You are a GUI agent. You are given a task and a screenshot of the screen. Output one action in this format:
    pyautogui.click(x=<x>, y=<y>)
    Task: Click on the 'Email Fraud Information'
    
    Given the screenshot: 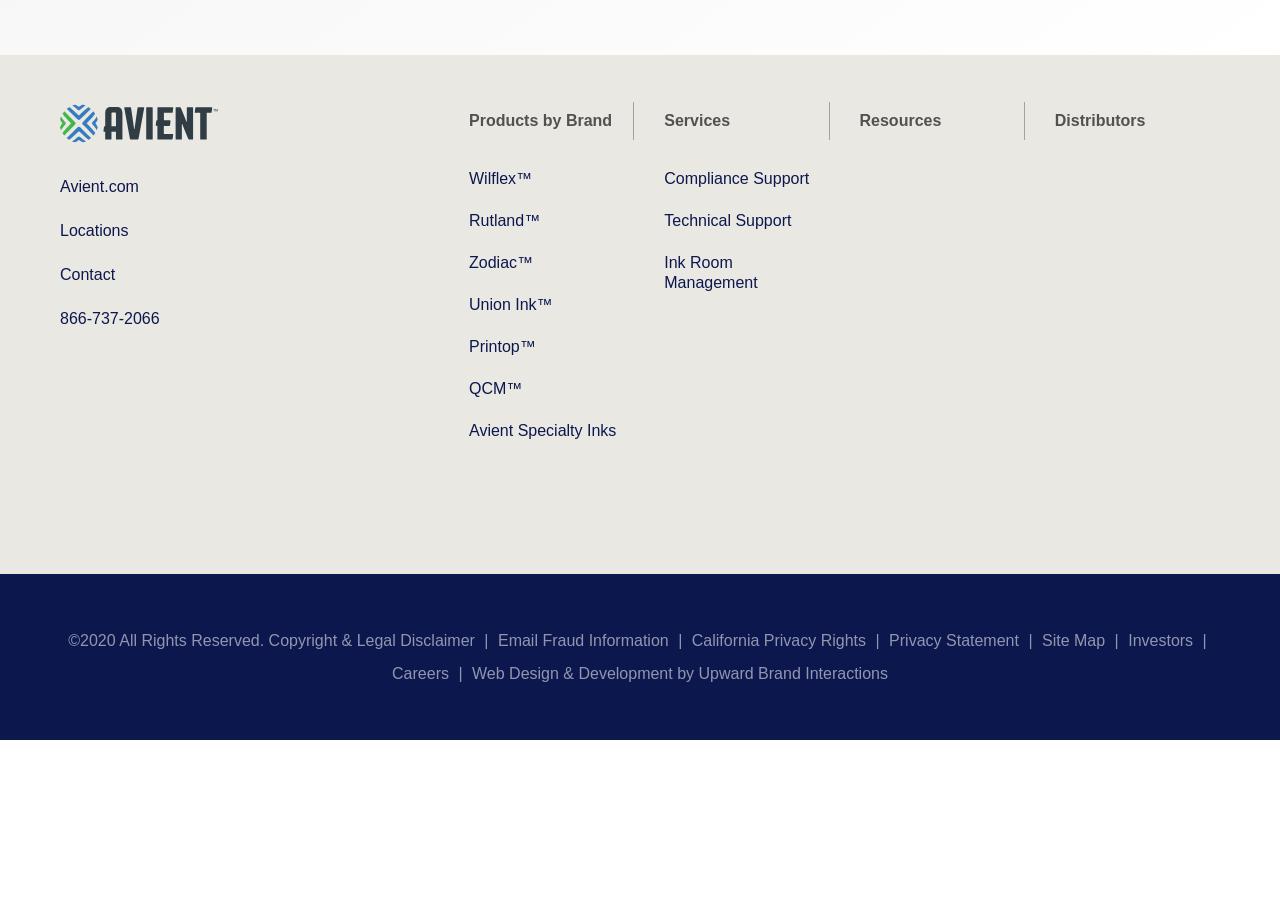 What is the action you would take?
    pyautogui.click(x=581, y=639)
    